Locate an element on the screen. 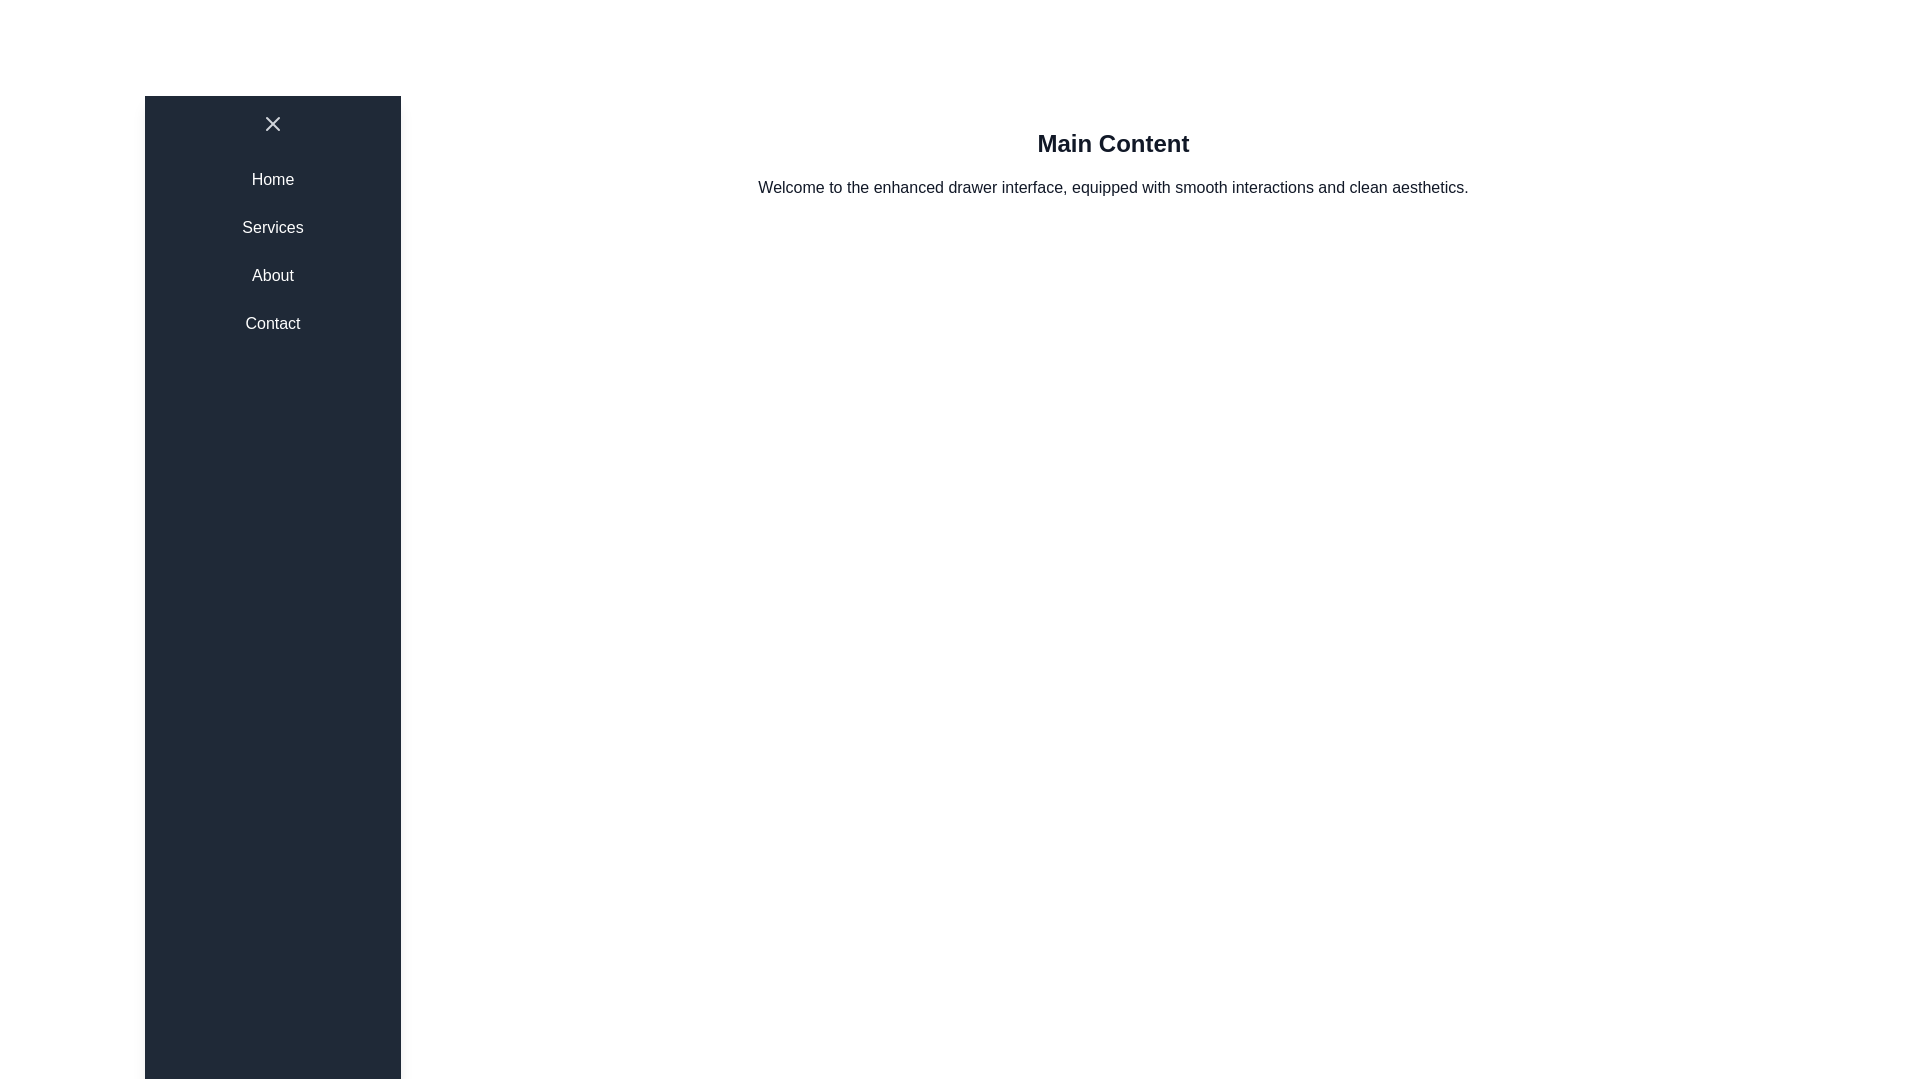  the 'Home' navigation menu item, which is the first item in the vertical navigation menu and features a dark background with light text is located at coordinates (272, 180).